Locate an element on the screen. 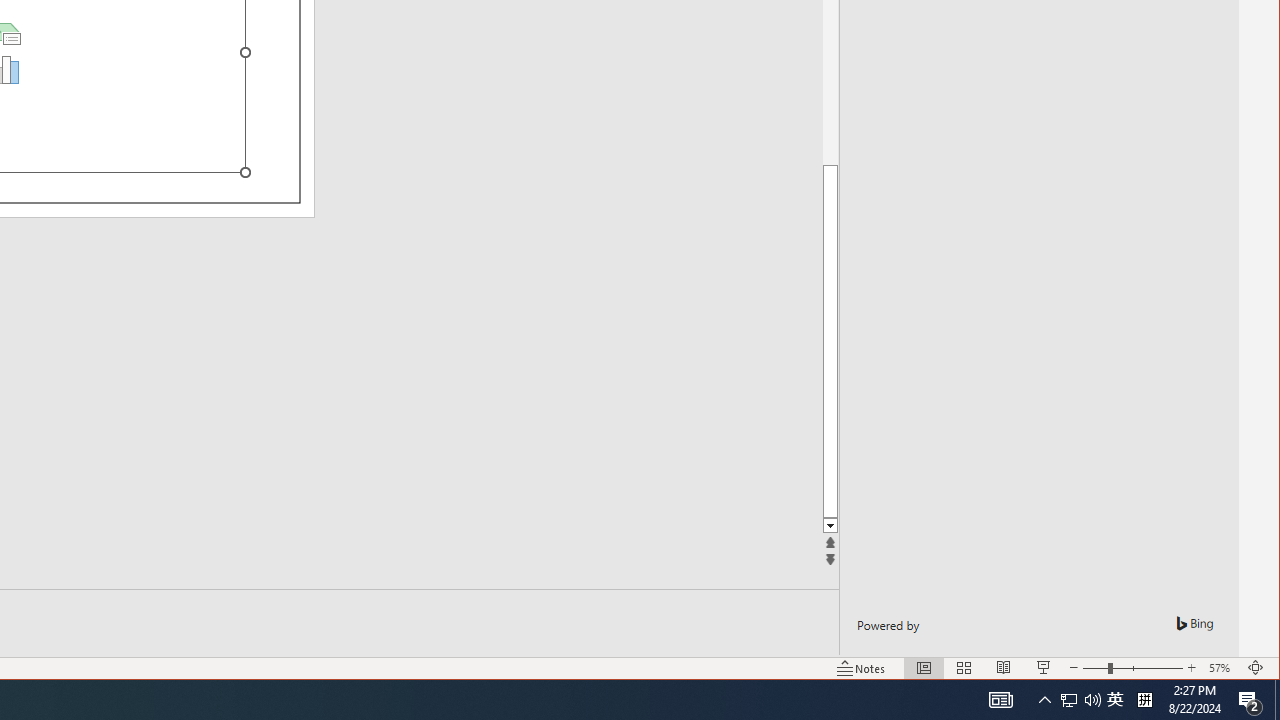 The image size is (1280, 720). 'Zoom 57%' is located at coordinates (1221, 668).